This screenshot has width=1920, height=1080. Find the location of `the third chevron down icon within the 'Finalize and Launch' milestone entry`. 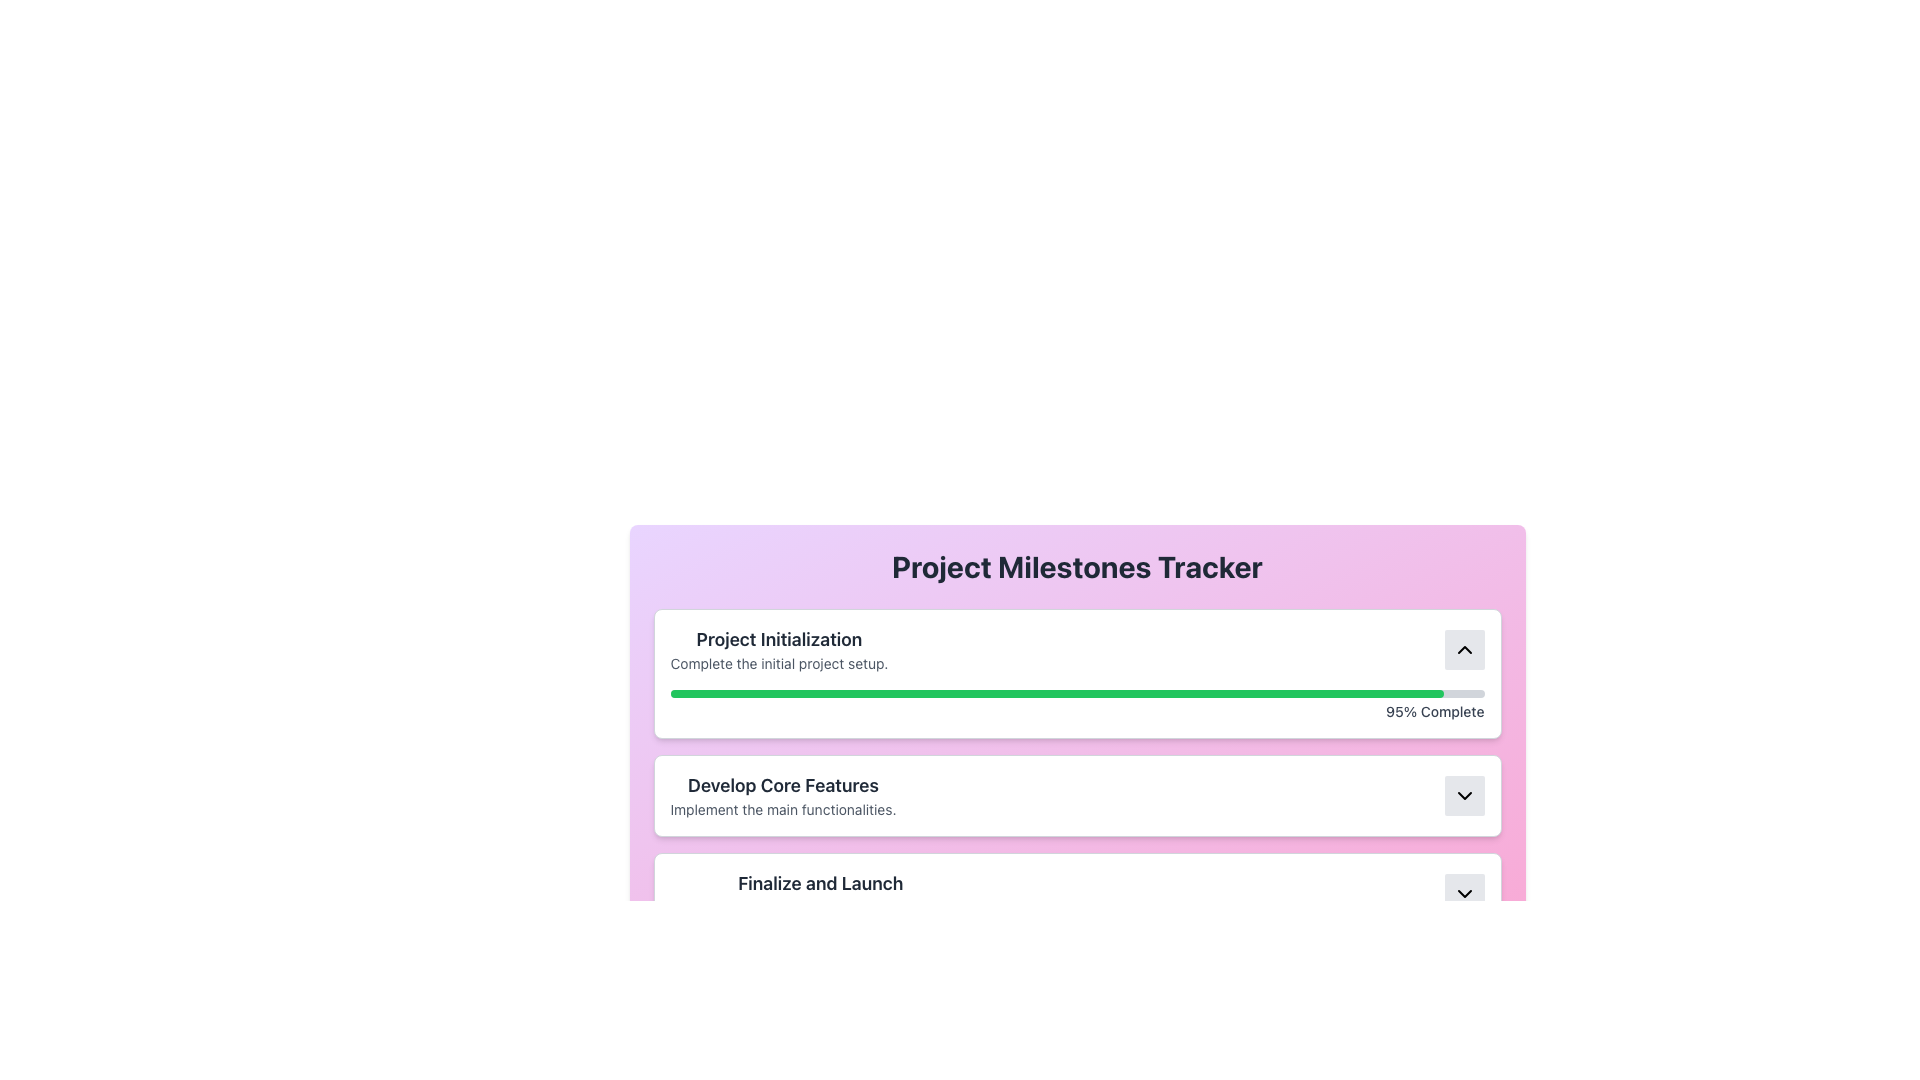

the third chevron down icon within the 'Finalize and Launch' milestone entry is located at coordinates (1464, 893).